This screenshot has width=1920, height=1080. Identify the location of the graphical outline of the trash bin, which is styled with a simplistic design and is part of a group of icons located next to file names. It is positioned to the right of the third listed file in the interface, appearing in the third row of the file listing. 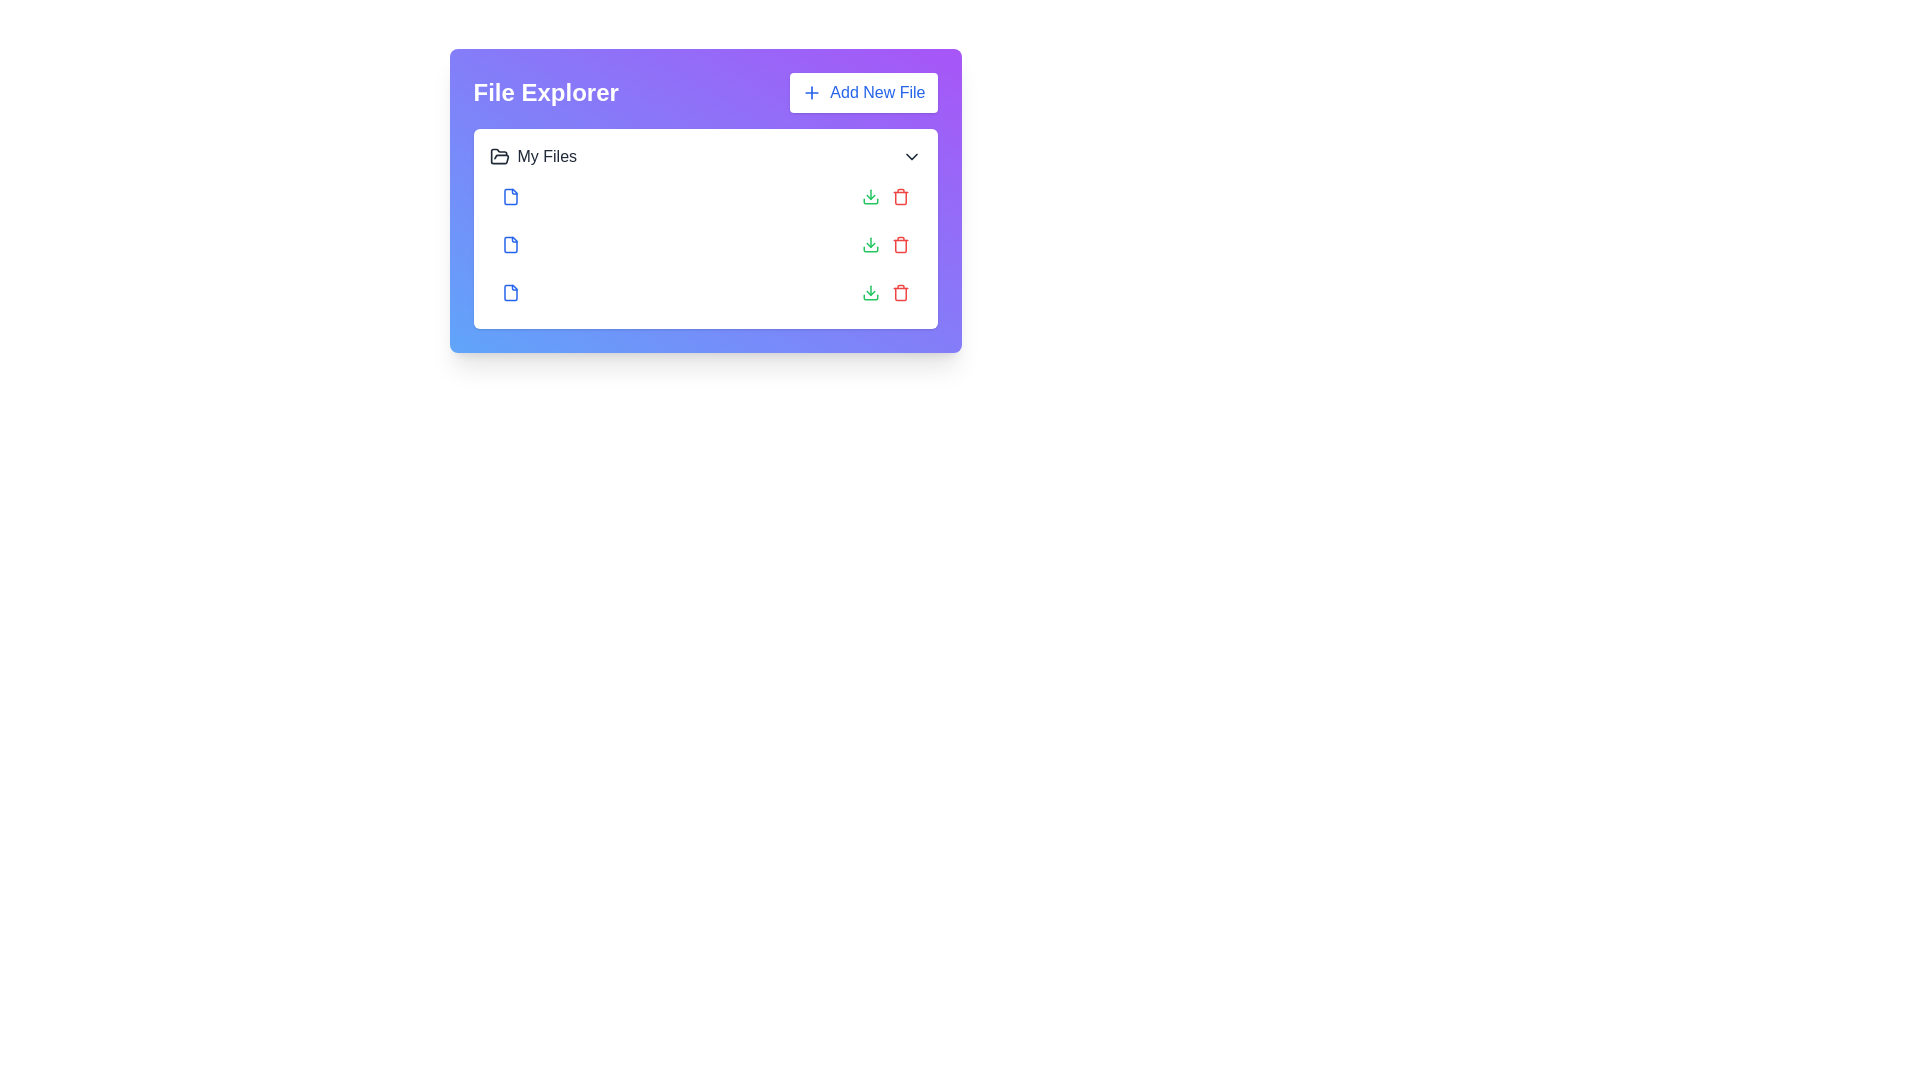
(899, 294).